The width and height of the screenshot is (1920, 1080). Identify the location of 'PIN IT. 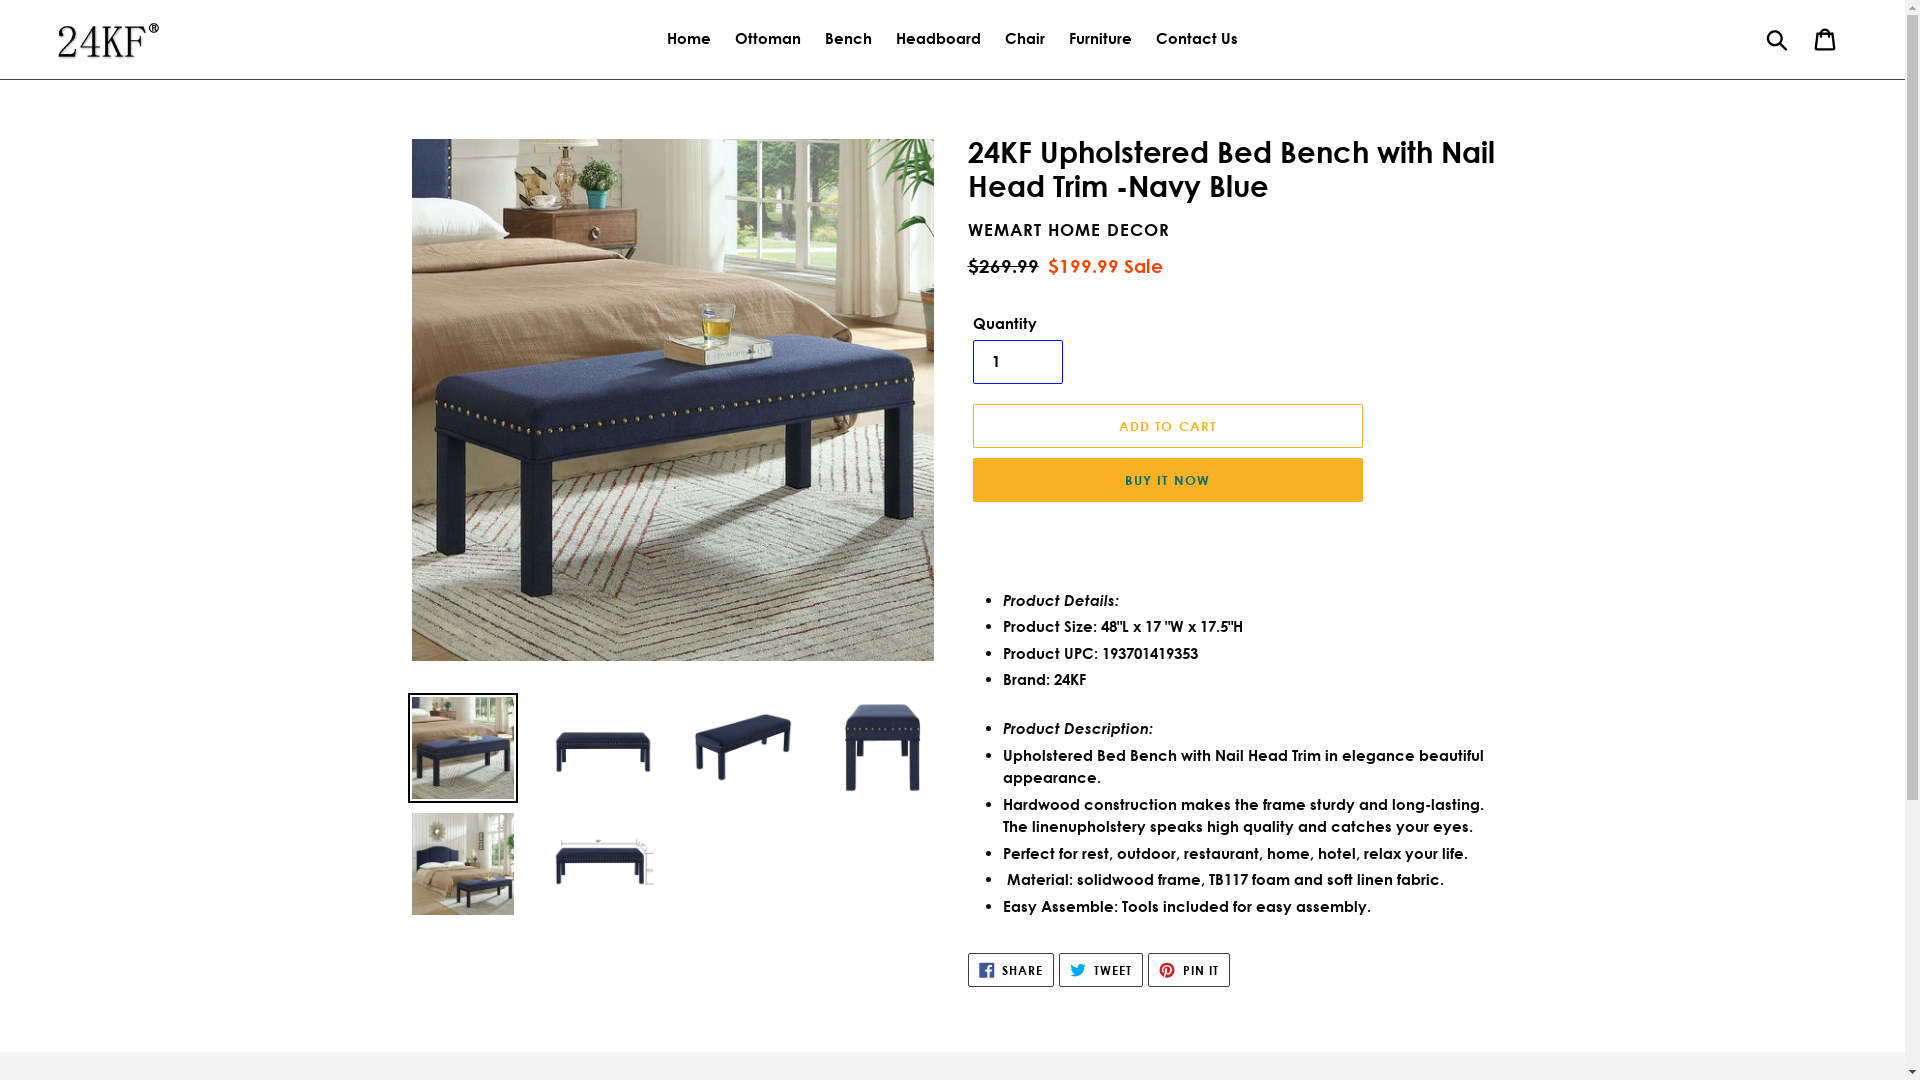
(1189, 968).